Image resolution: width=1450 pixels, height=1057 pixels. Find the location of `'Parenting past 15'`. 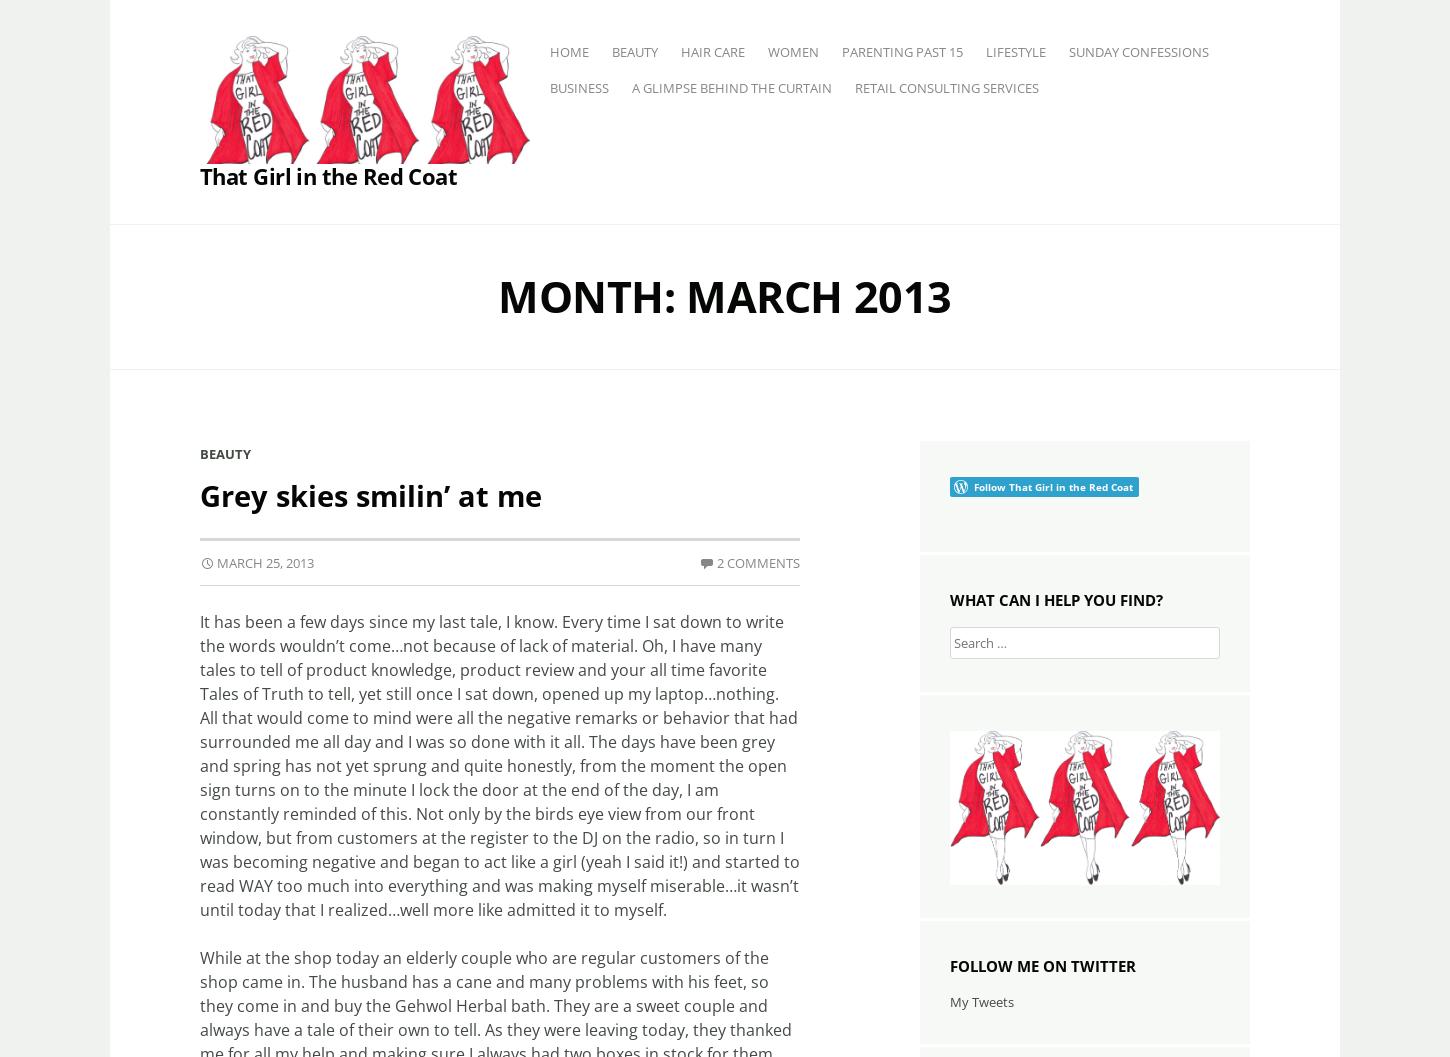

'Parenting past 15' is located at coordinates (901, 52).